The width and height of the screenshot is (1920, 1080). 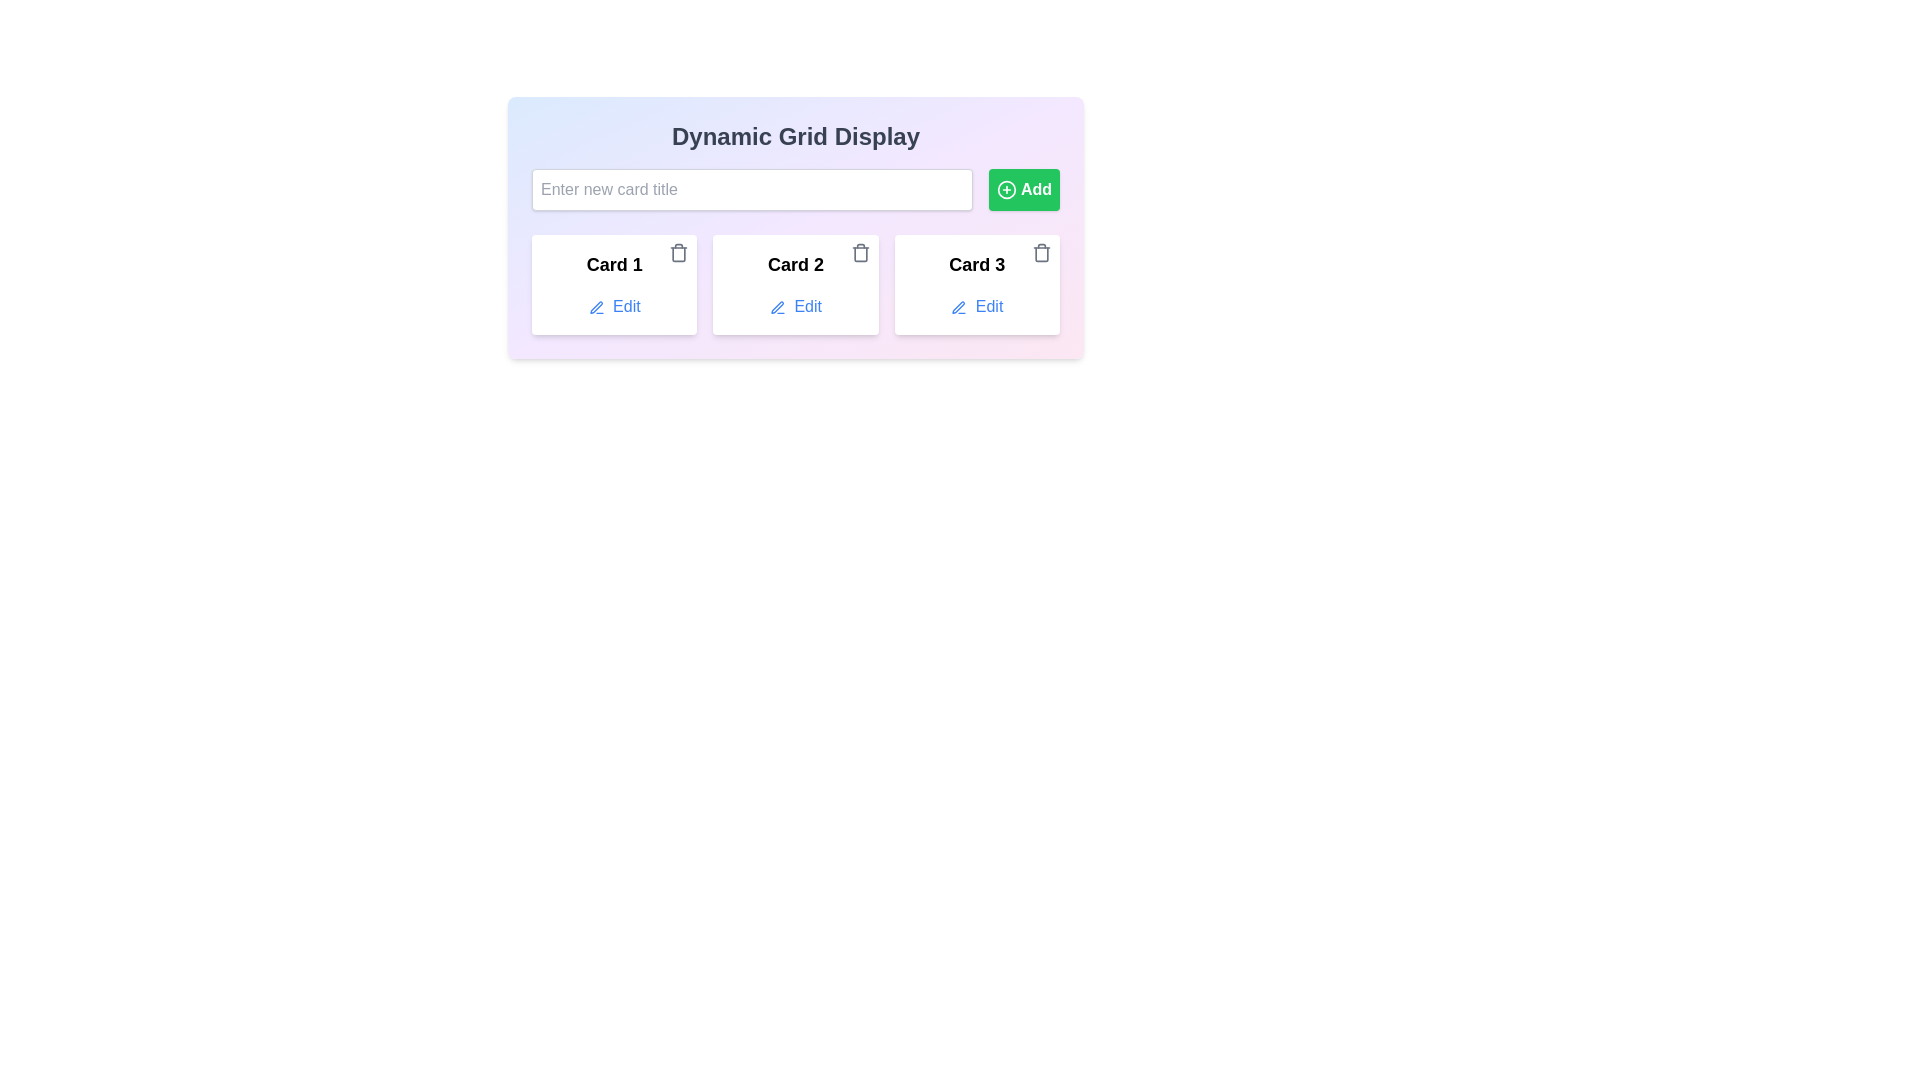 I want to click on the bold, enlarged text label displaying 'Card 2', which serves as the main title text of the second card in the grid, so click(x=795, y=264).